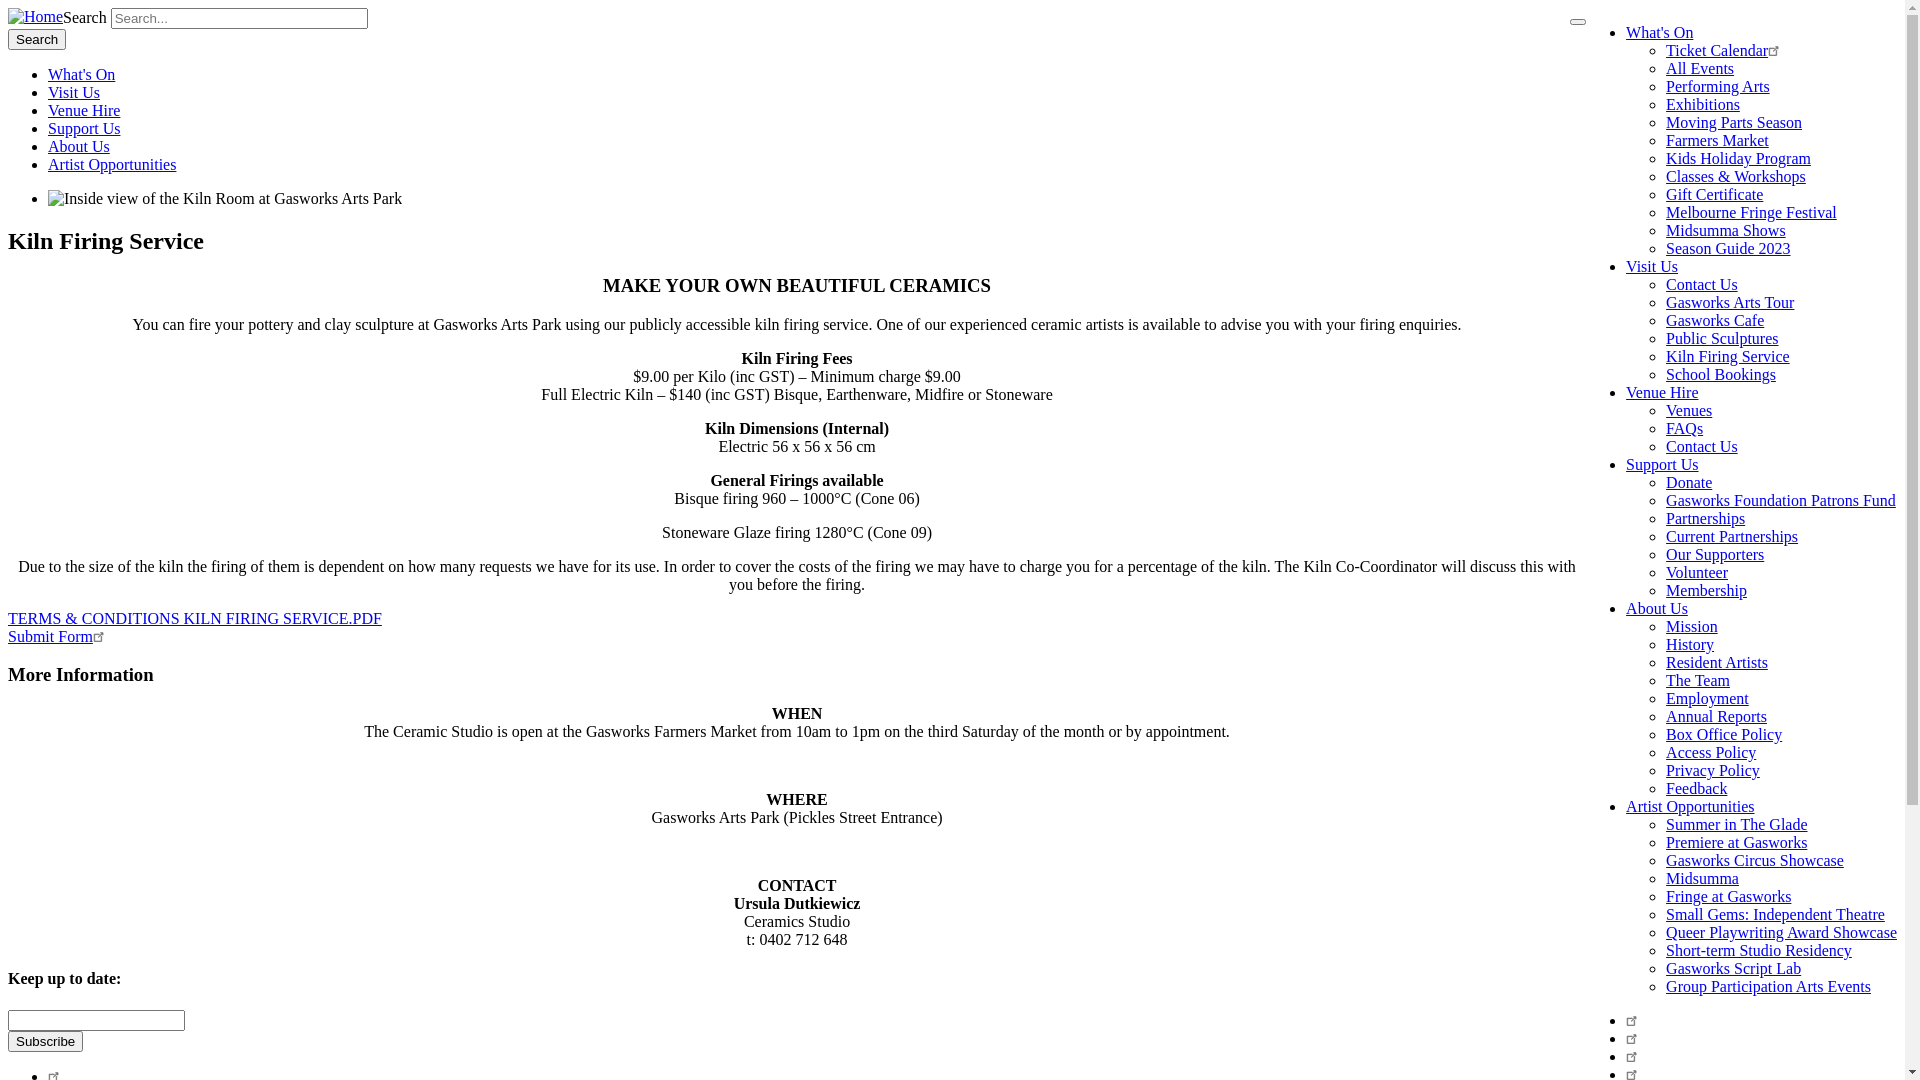 The height and width of the screenshot is (1080, 1920). Describe the element at coordinates (1780, 499) in the screenshot. I see `'Gasworks Foundation Patrons Fund'` at that location.